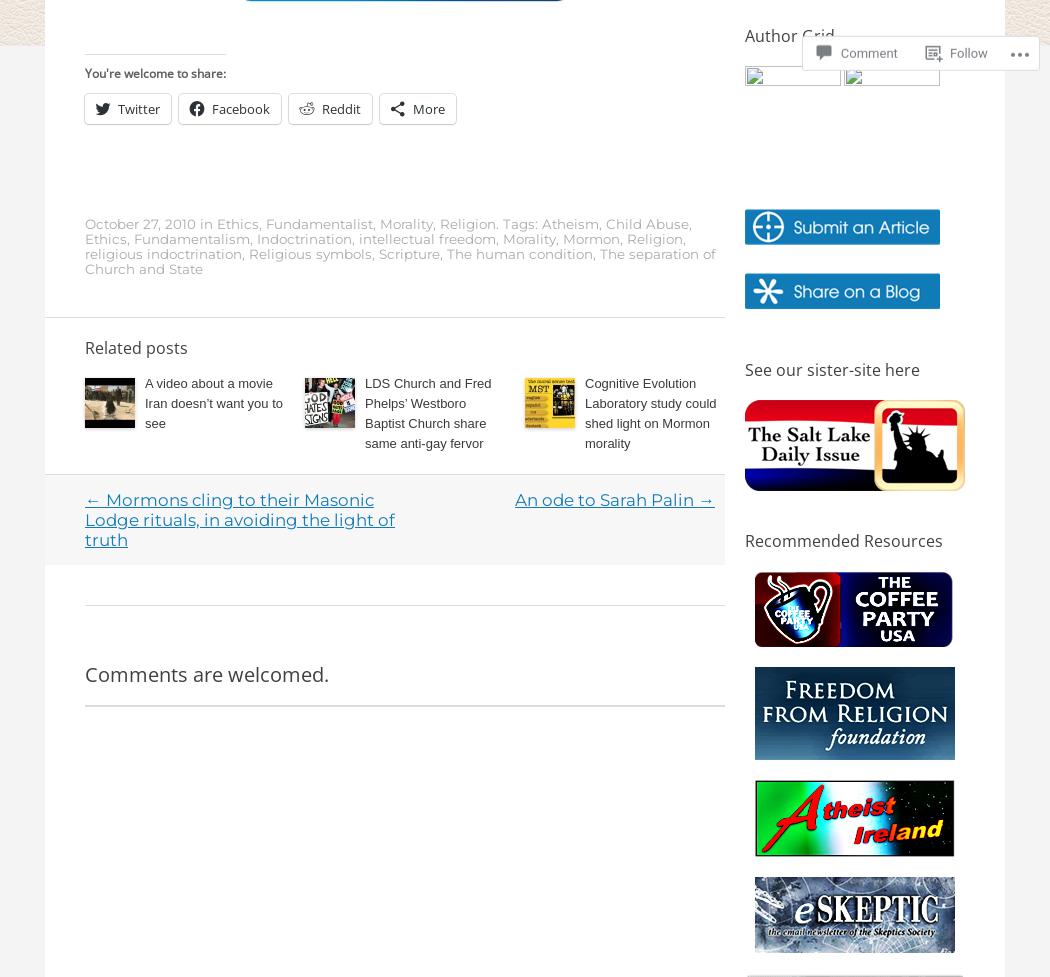 The height and width of the screenshot is (977, 1050). Describe the element at coordinates (163, 253) in the screenshot. I see `'religious indoctrination'` at that location.